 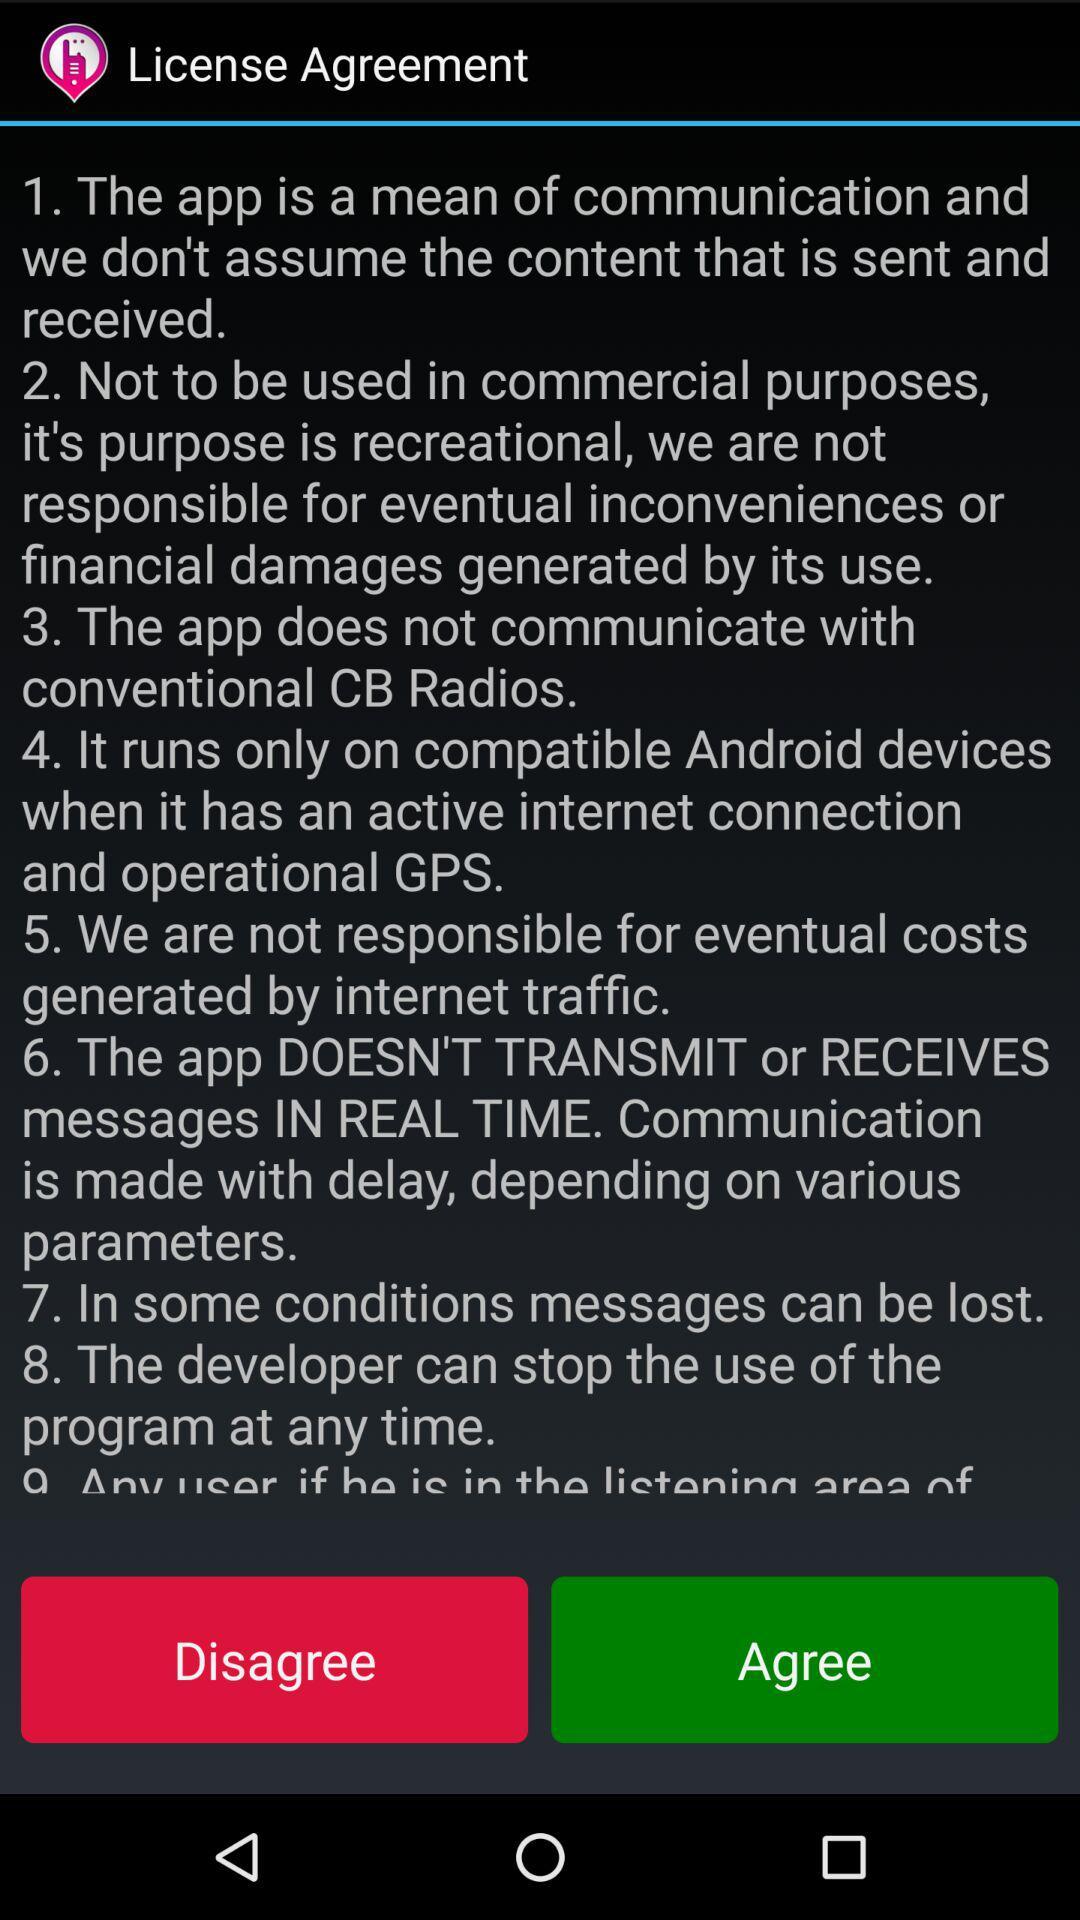 What do you see at coordinates (274, 1659) in the screenshot?
I see `button next to agree button` at bounding box center [274, 1659].